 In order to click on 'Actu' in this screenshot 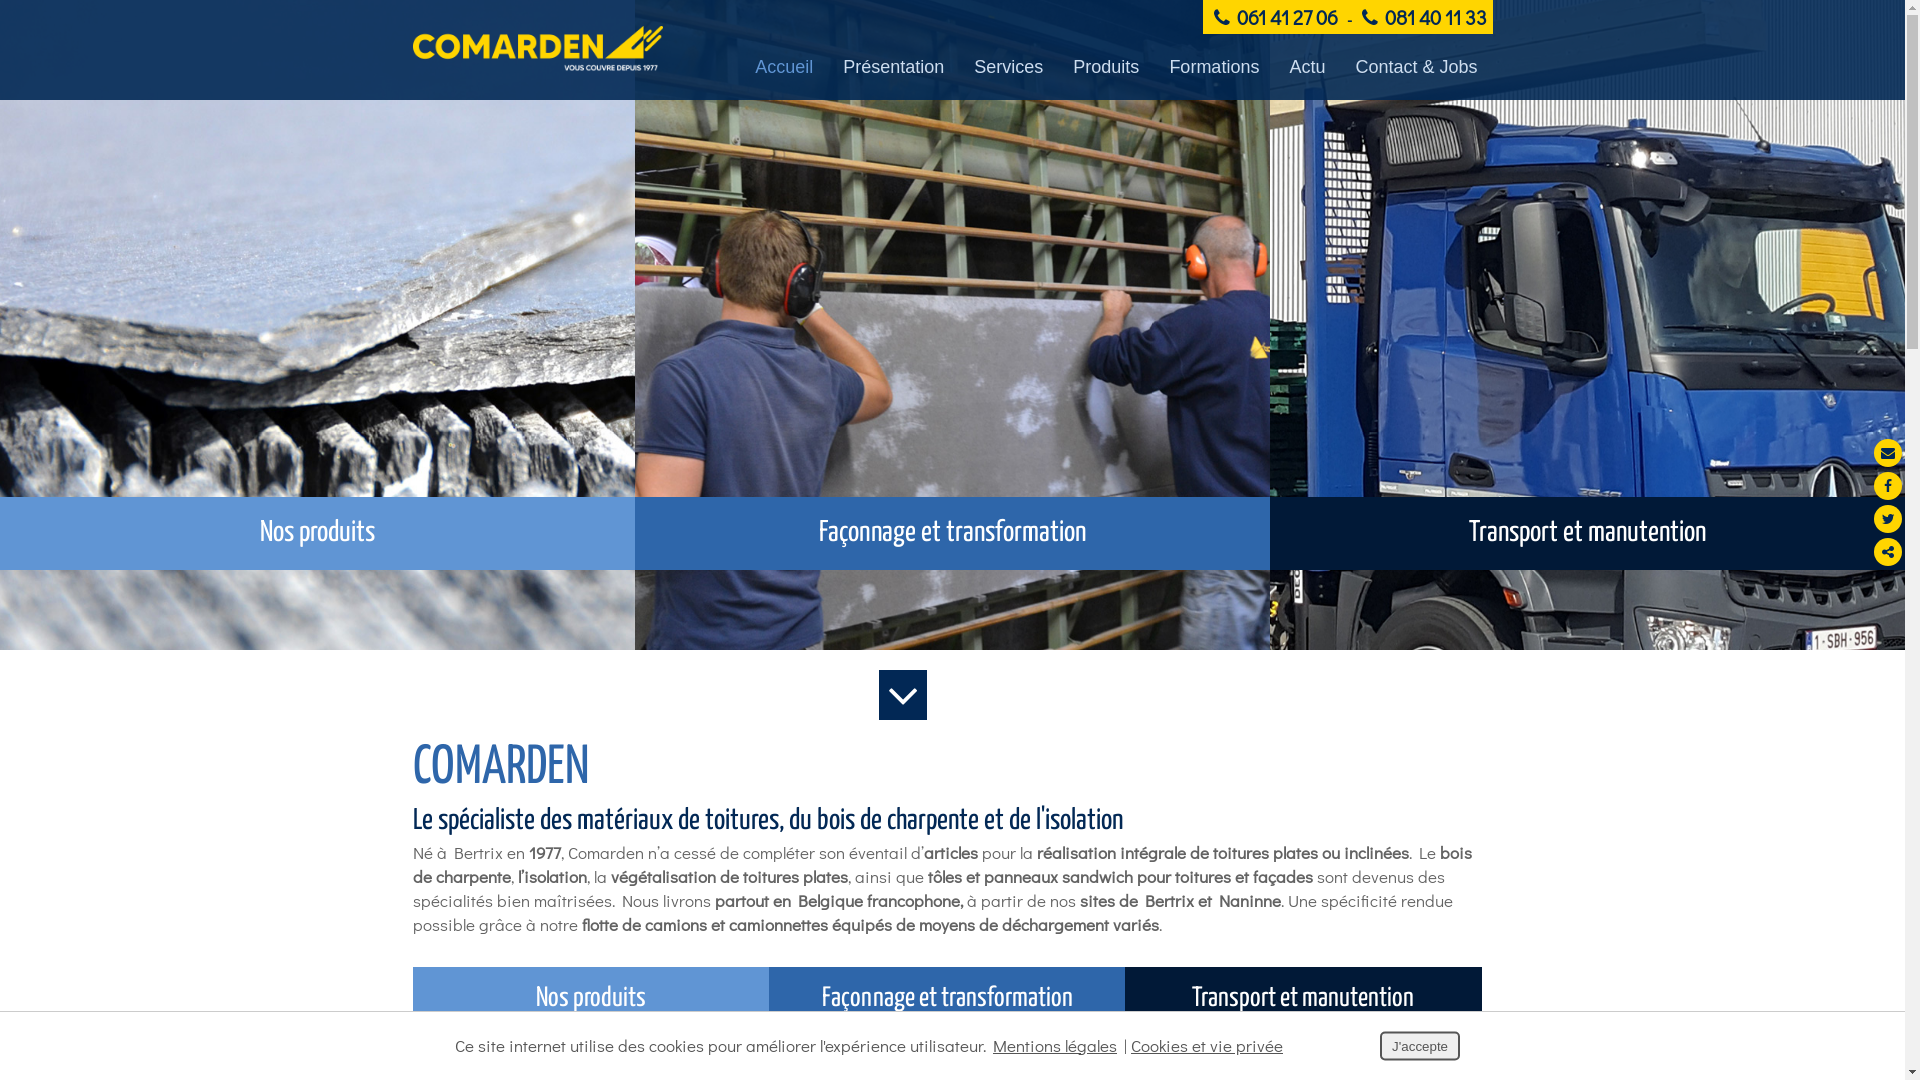, I will do `click(1306, 65)`.